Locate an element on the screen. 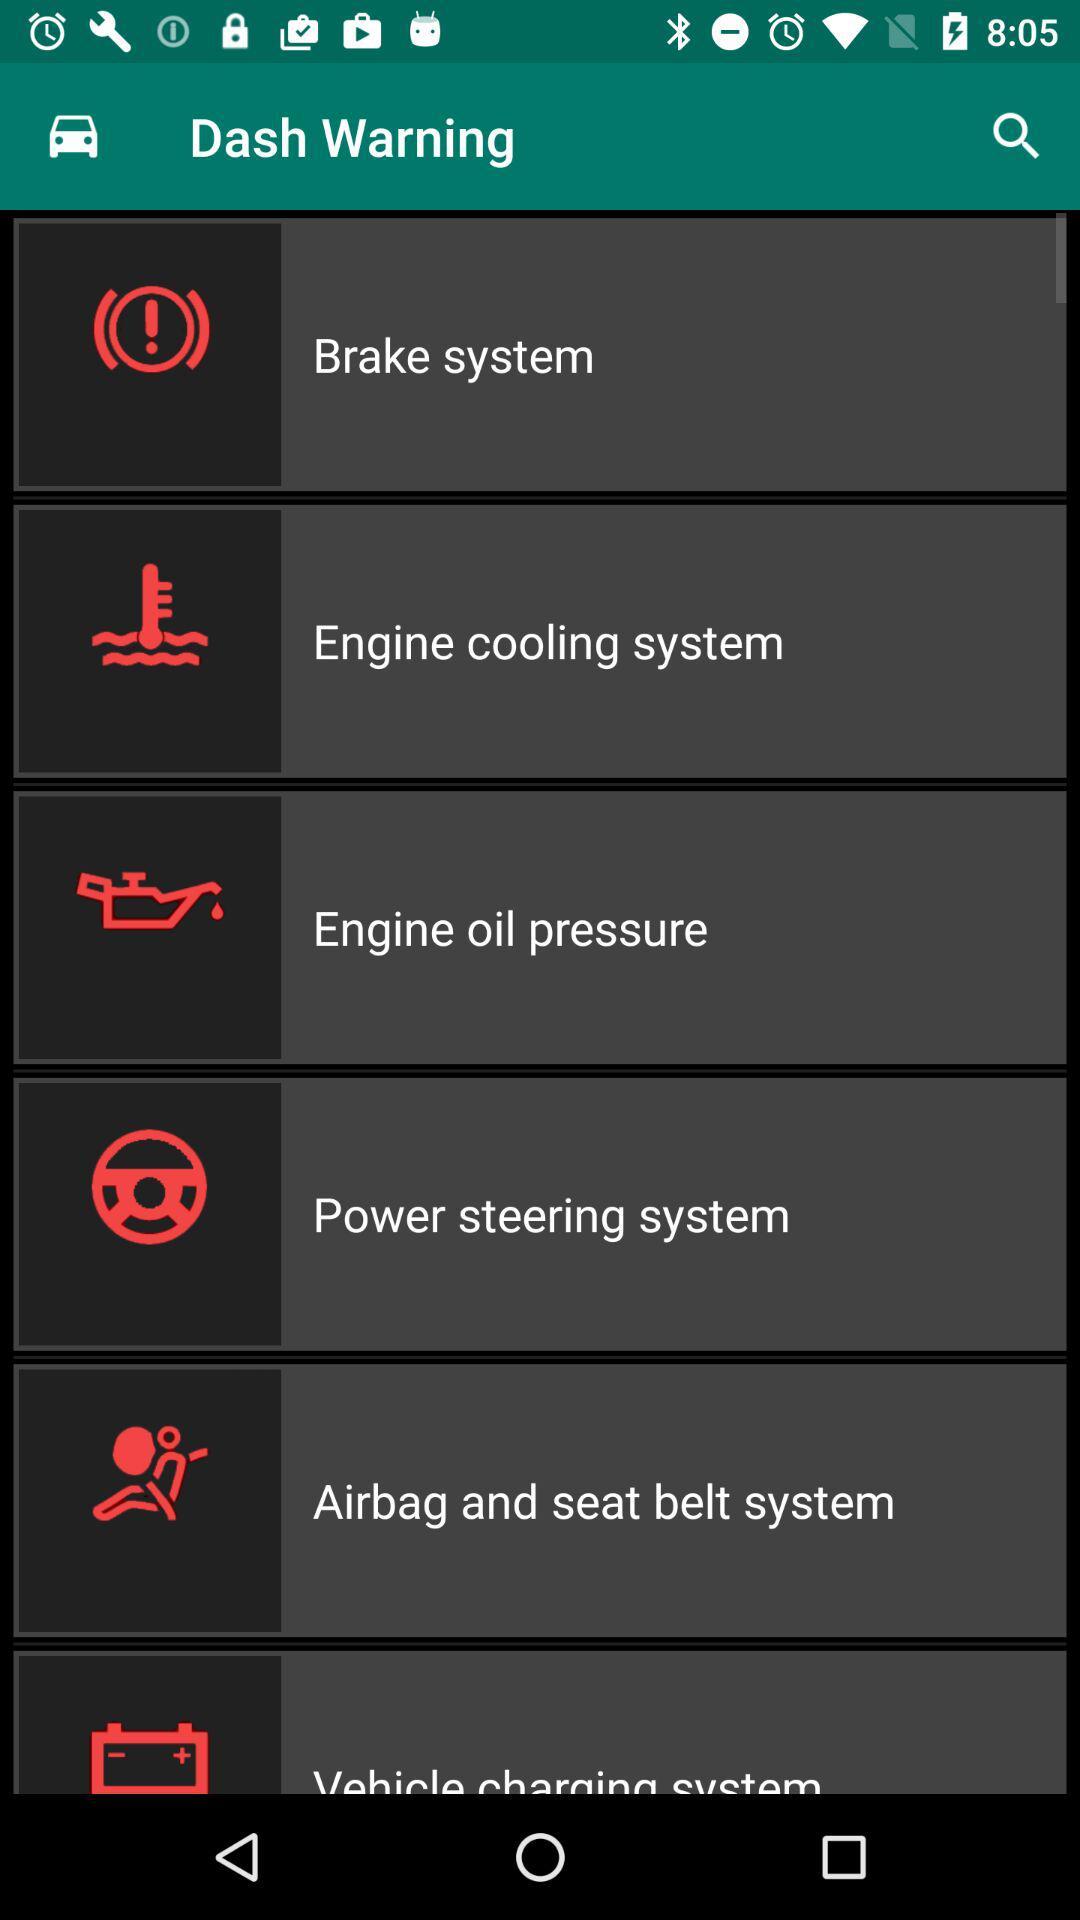 Image resolution: width=1080 pixels, height=1920 pixels. the item at the top right corner is located at coordinates (1017, 135).